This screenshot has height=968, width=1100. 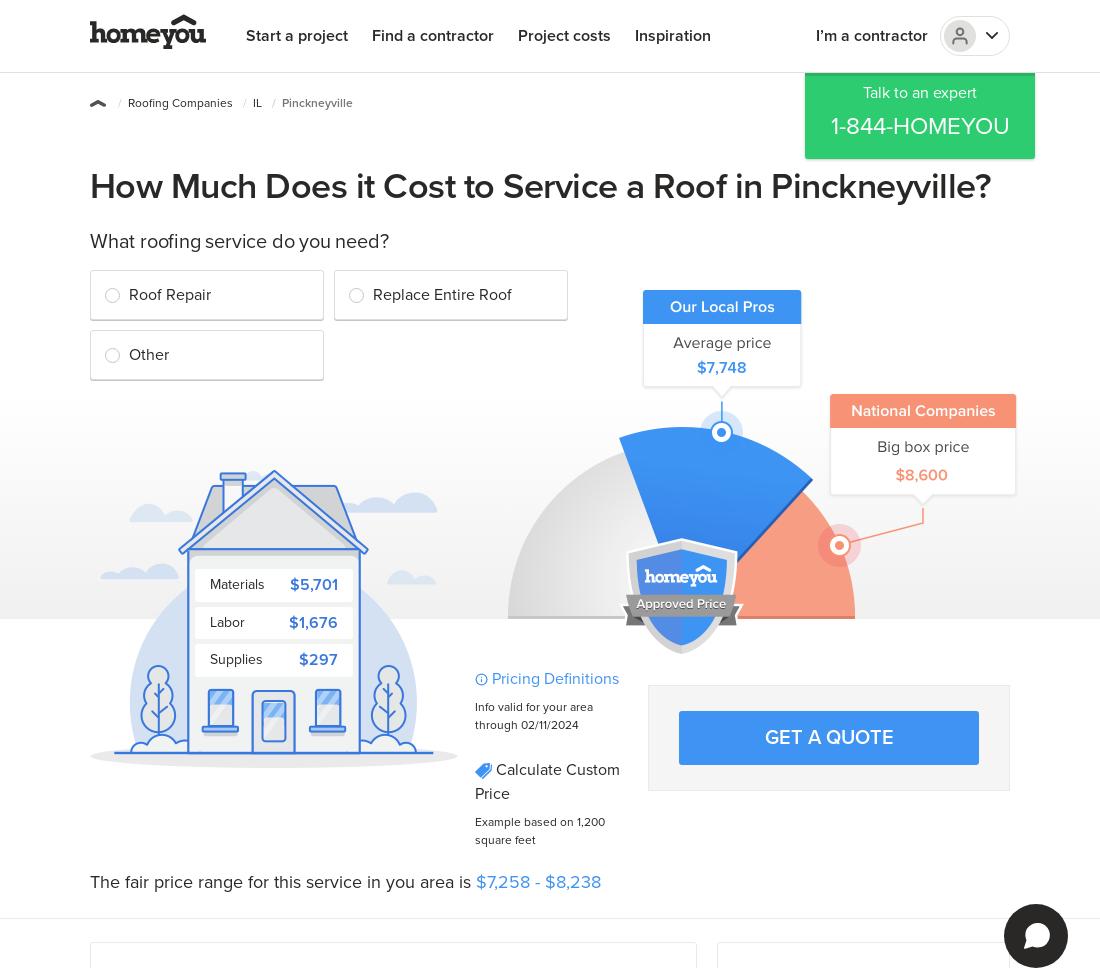 I want to click on '$297', so click(x=317, y=659).